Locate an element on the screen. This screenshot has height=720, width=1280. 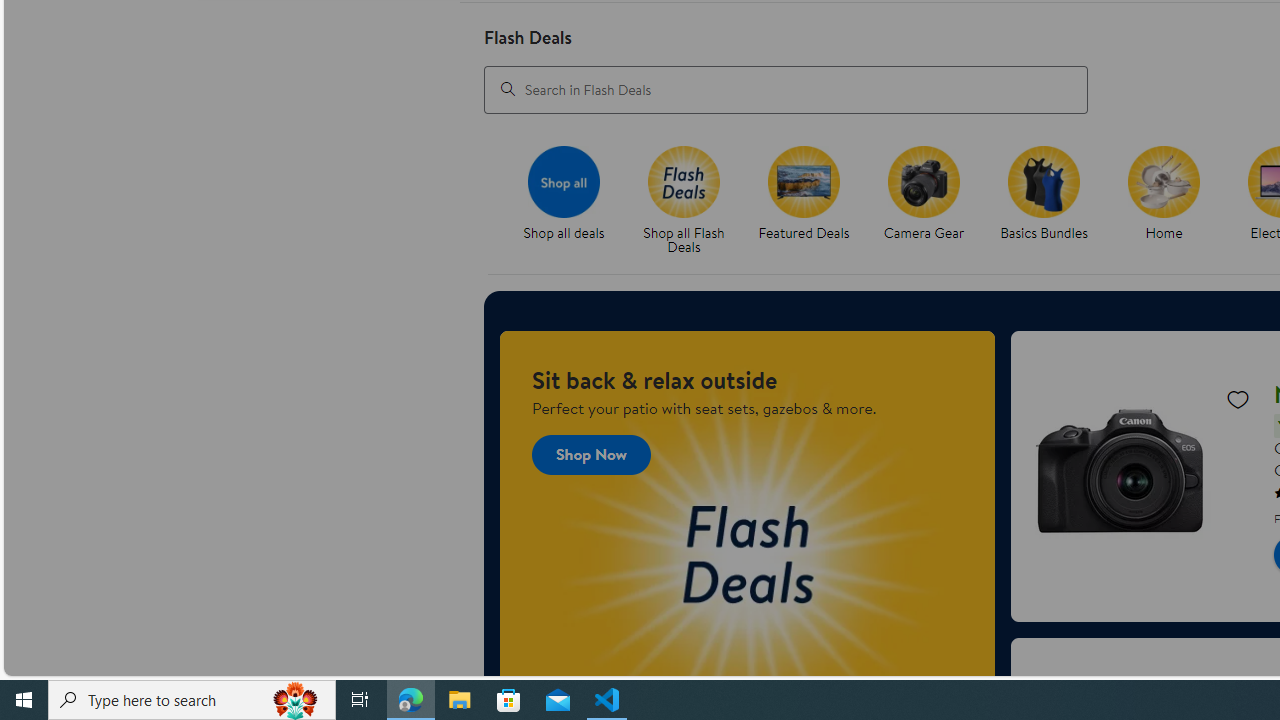
'Basics Bundles Basics Bundles' is located at coordinates (1042, 194).